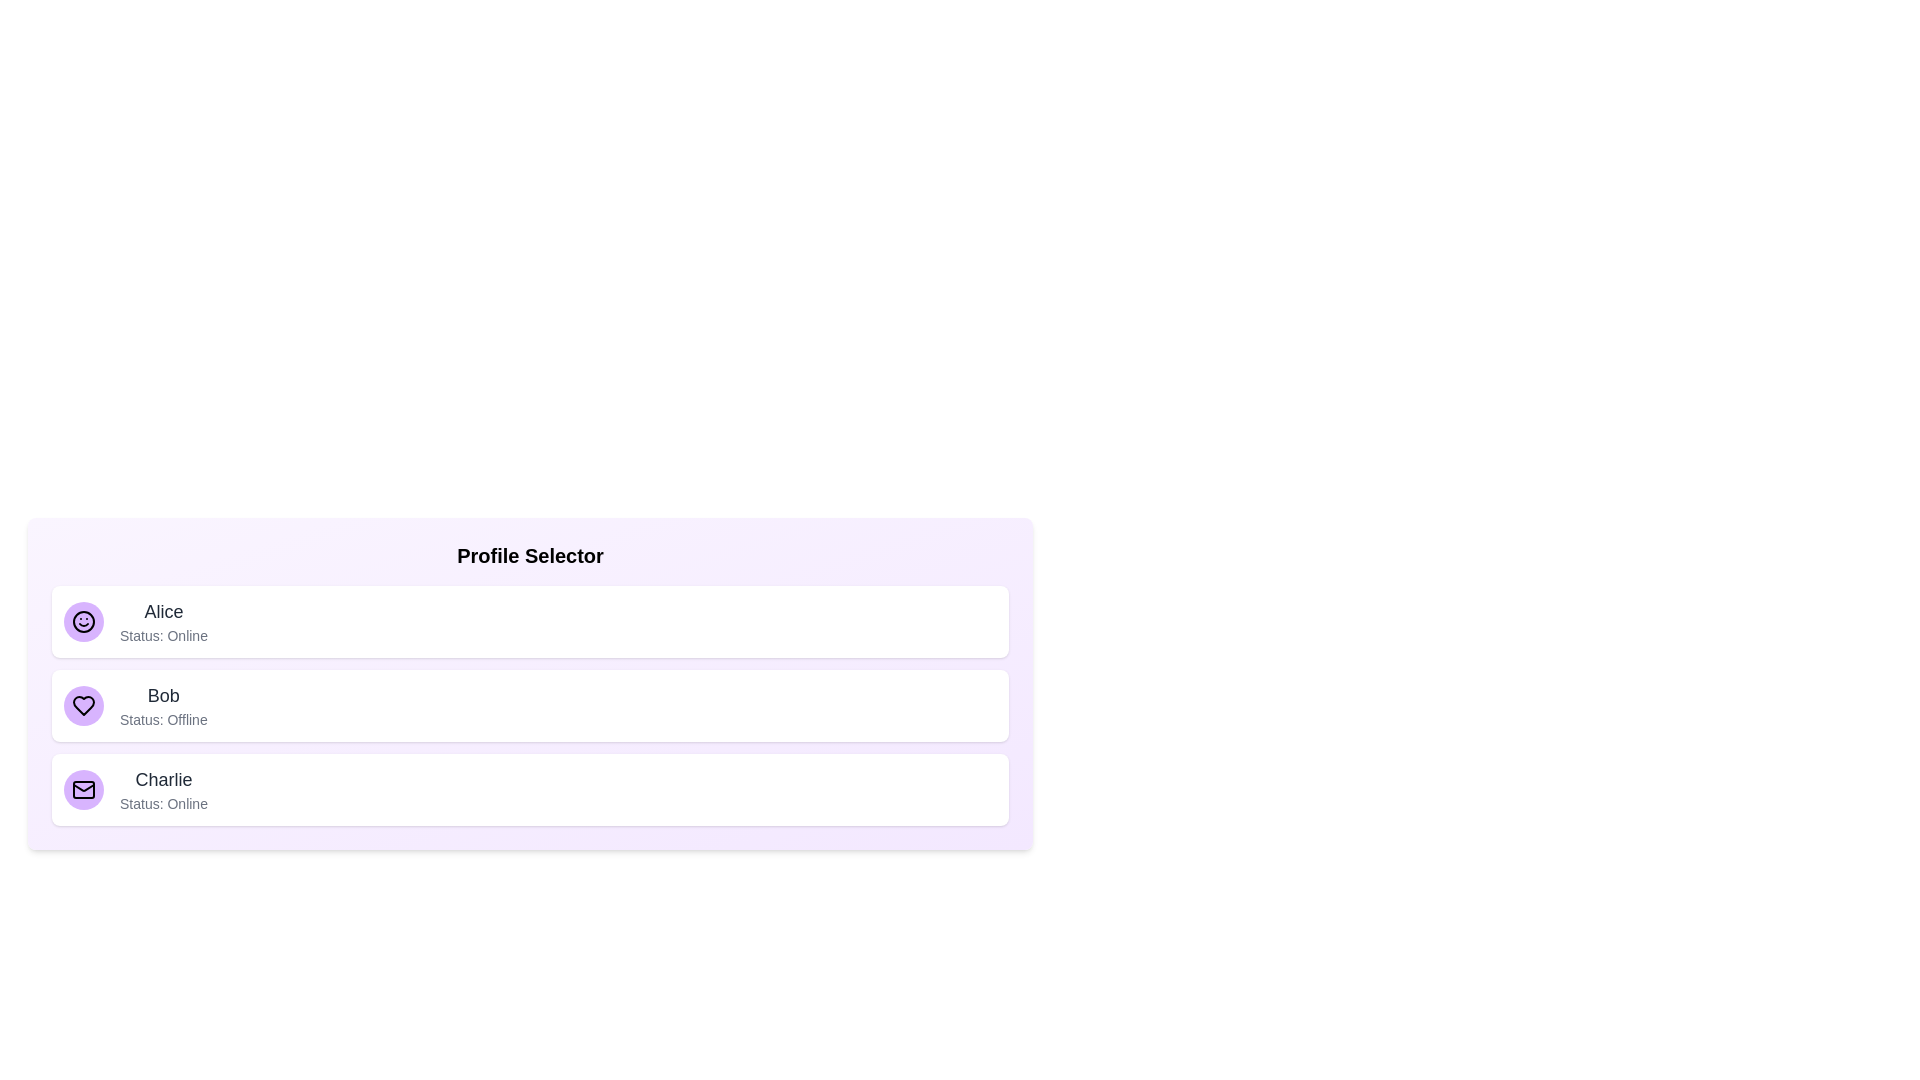  Describe the element at coordinates (530, 704) in the screenshot. I see `the profile named Bob to select it` at that location.